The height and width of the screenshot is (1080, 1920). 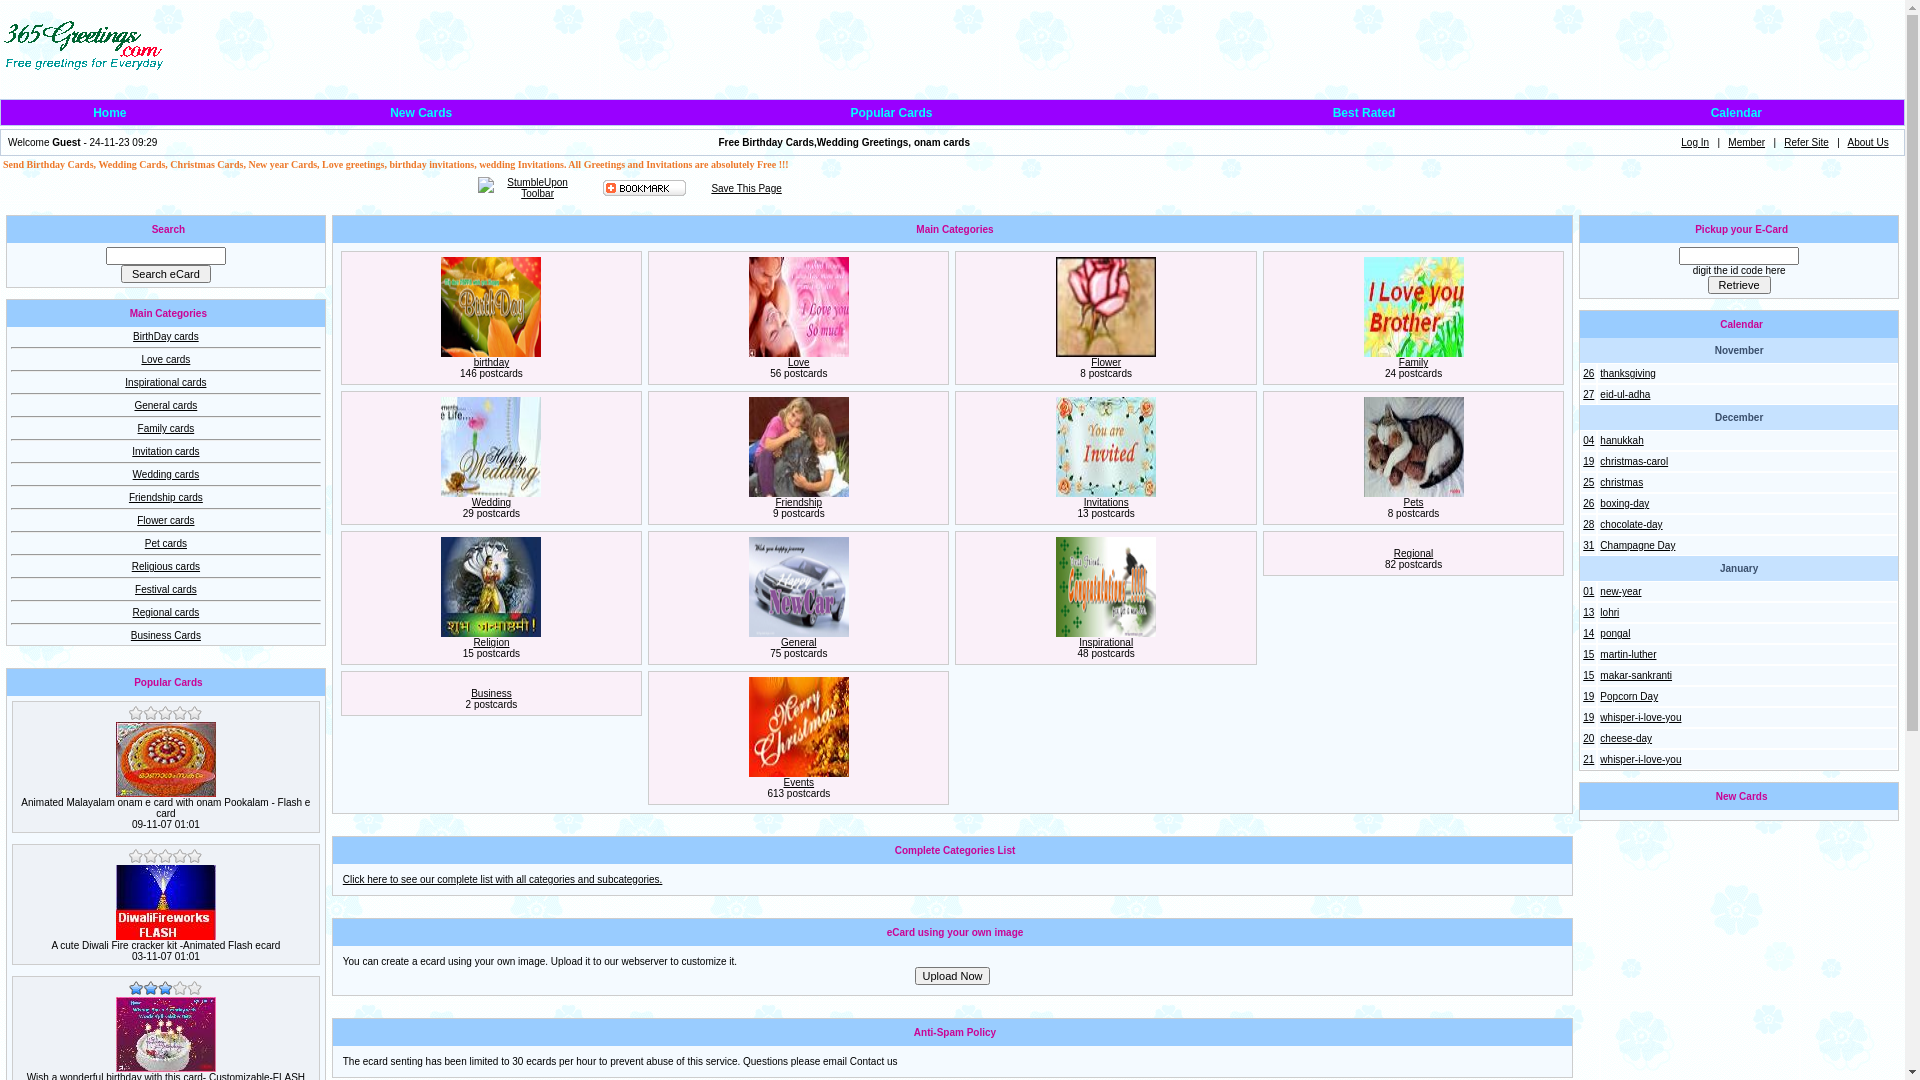 I want to click on 'General cards', so click(x=165, y=405).